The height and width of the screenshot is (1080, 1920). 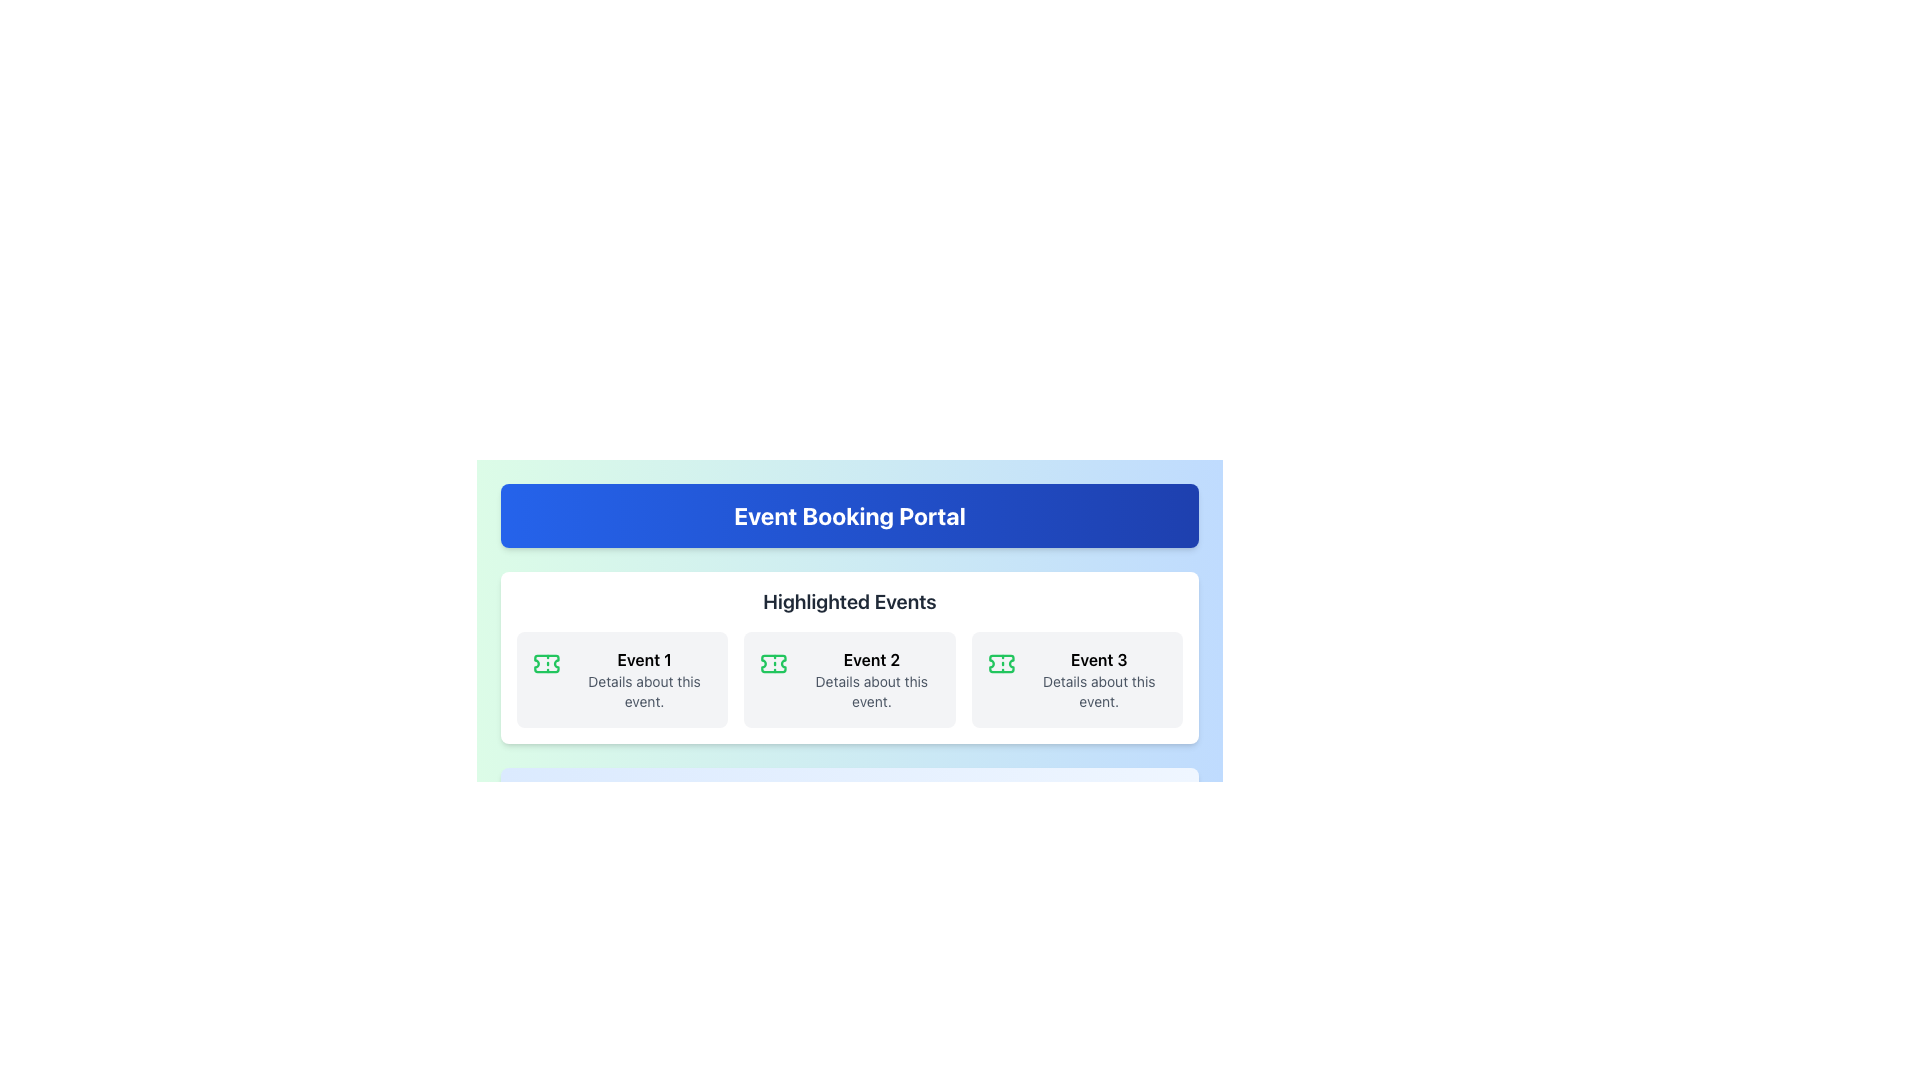 I want to click on details about the event by clicking on the text block containing 'Event 3' and its description in the third card of the 'Highlighted Events' section, so click(x=1098, y=678).